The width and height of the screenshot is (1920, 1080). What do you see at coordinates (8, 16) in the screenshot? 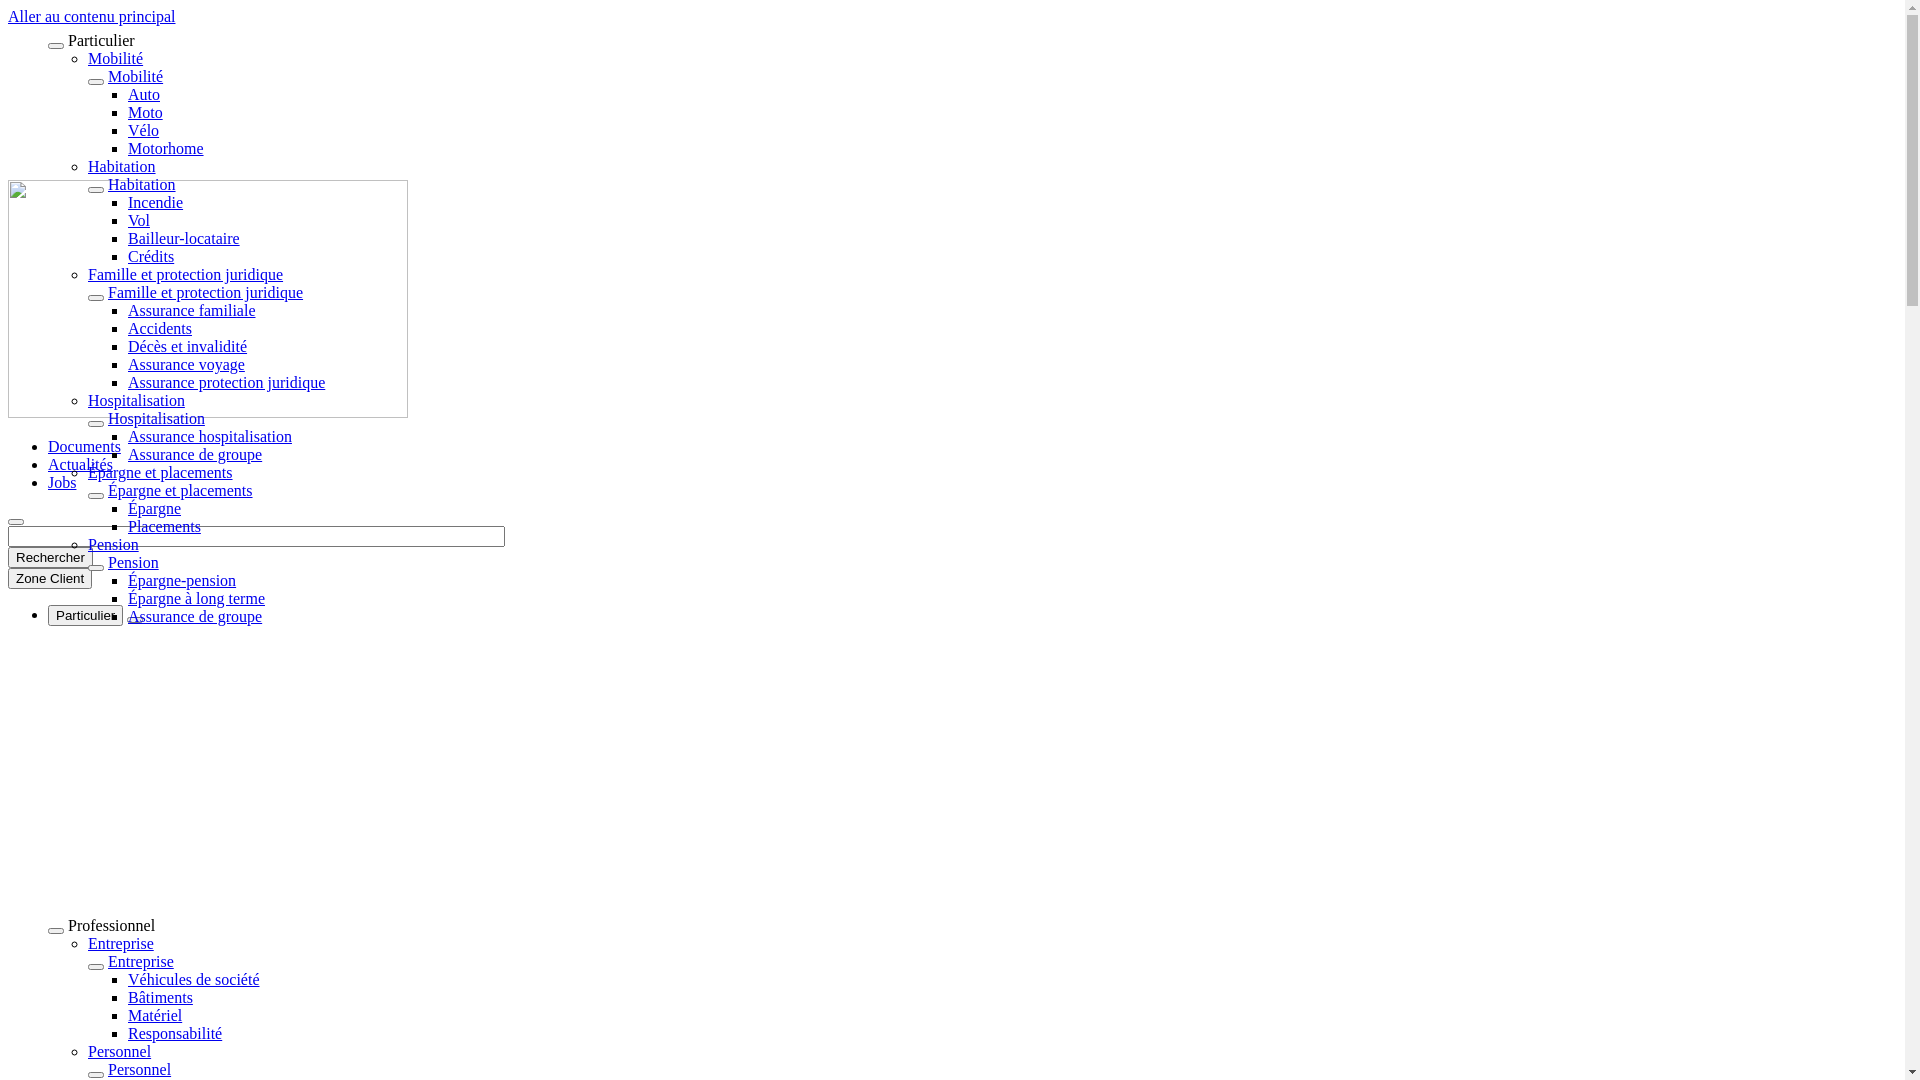
I see `'Aller au contenu principal'` at bounding box center [8, 16].